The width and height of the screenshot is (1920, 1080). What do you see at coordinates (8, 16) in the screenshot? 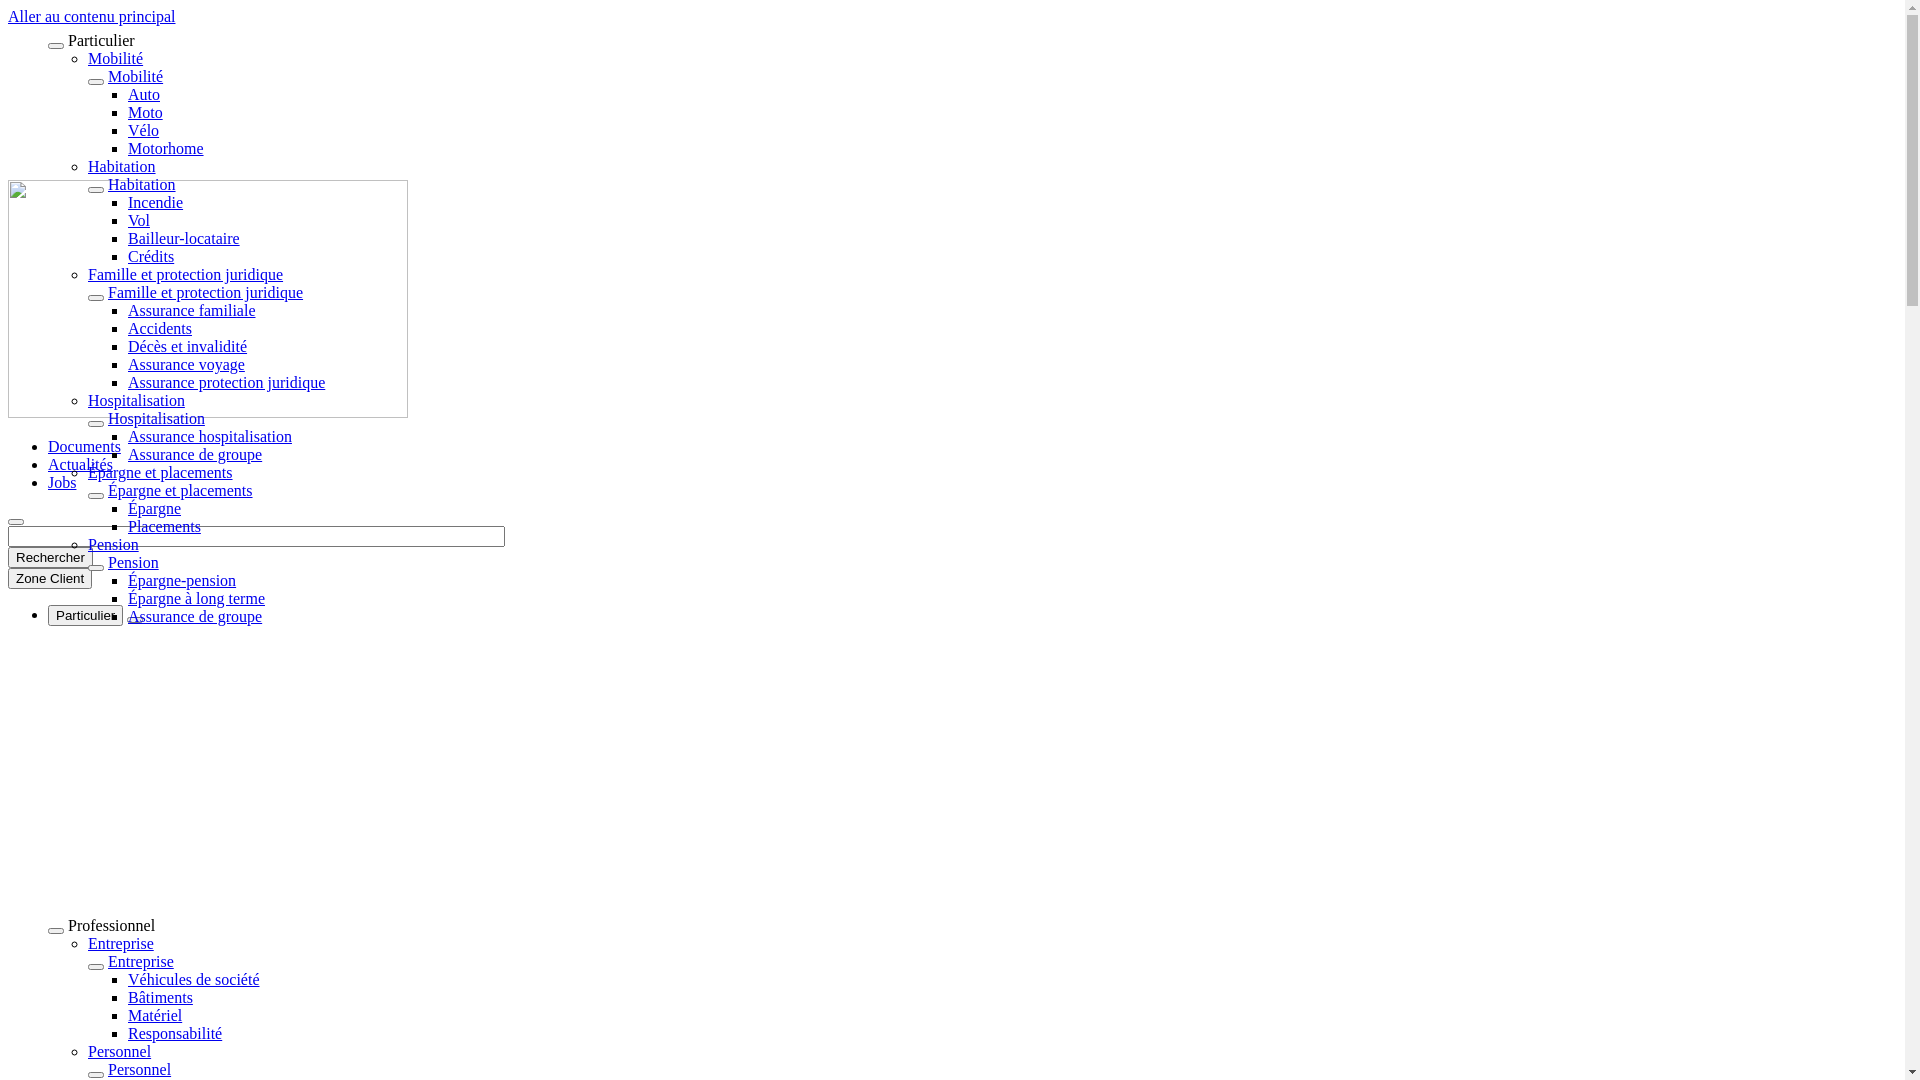
I see `'Aller au contenu principal'` at bounding box center [8, 16].